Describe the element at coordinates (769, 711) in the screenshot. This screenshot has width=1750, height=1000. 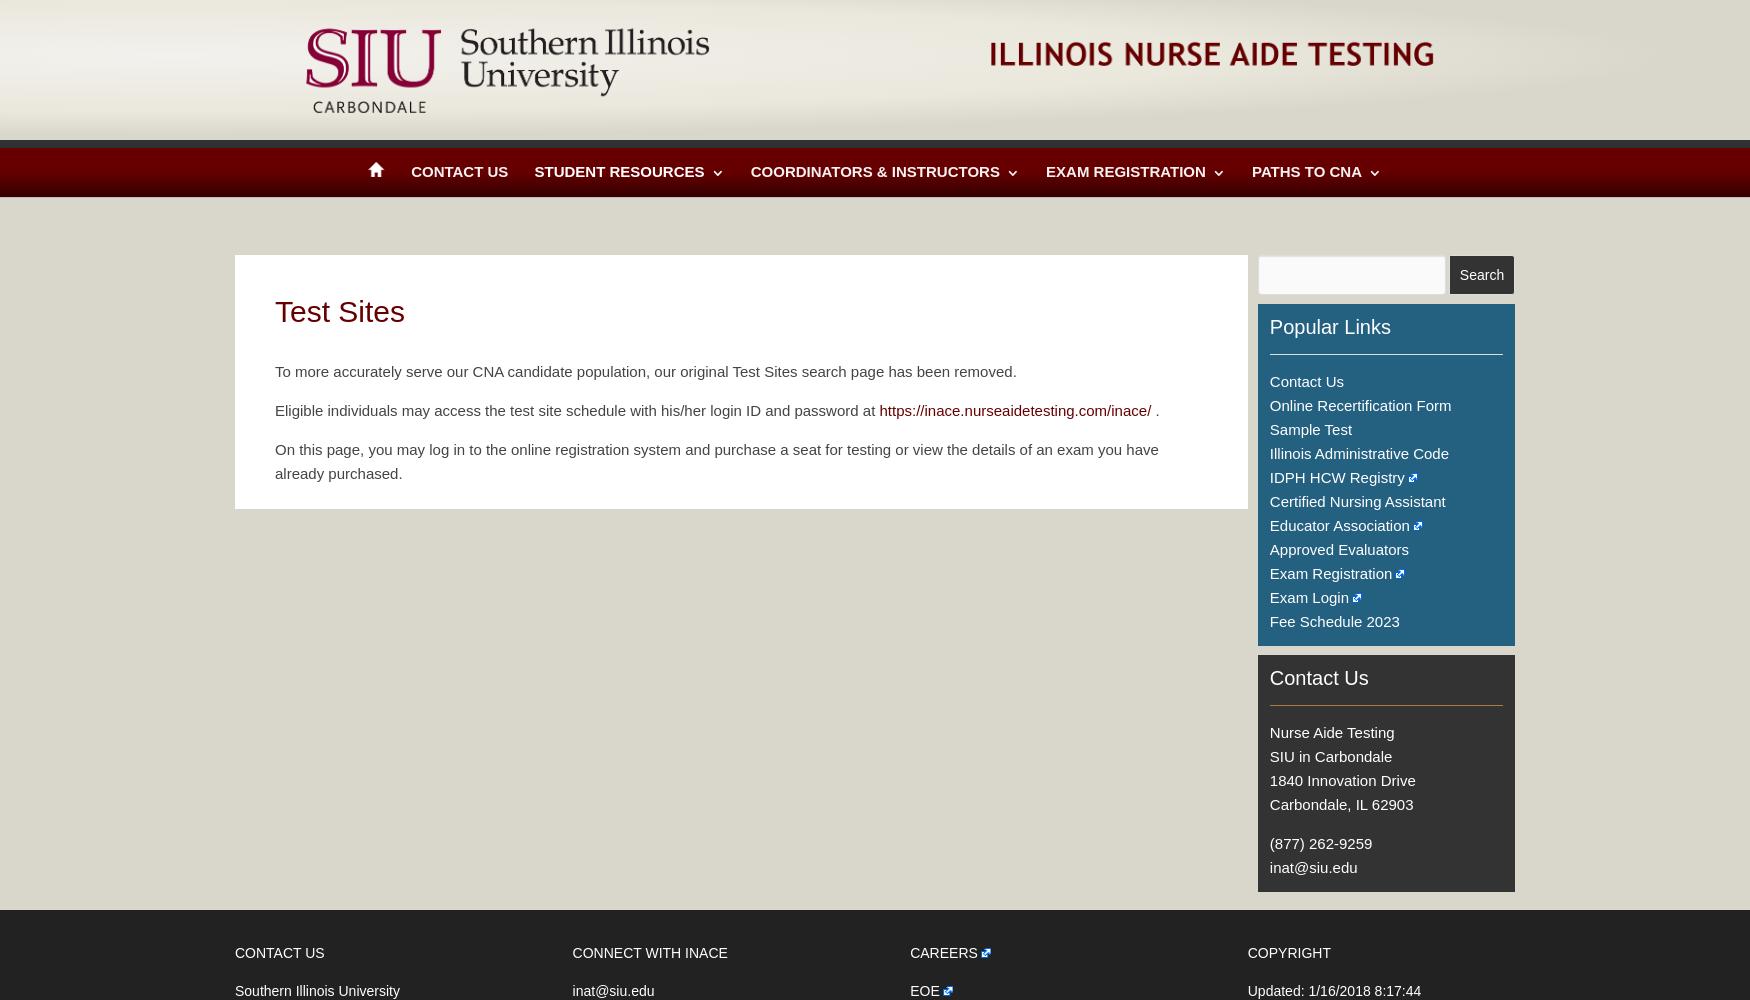
I see `'Test Item Development'` at that location.